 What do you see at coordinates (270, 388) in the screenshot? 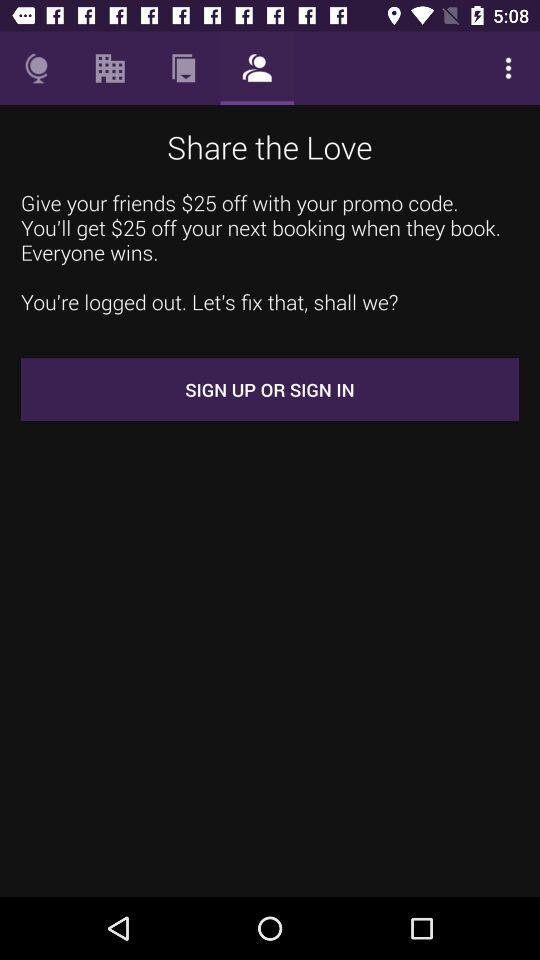
I see `sign up or at the center` at bounding box center [270, 388].